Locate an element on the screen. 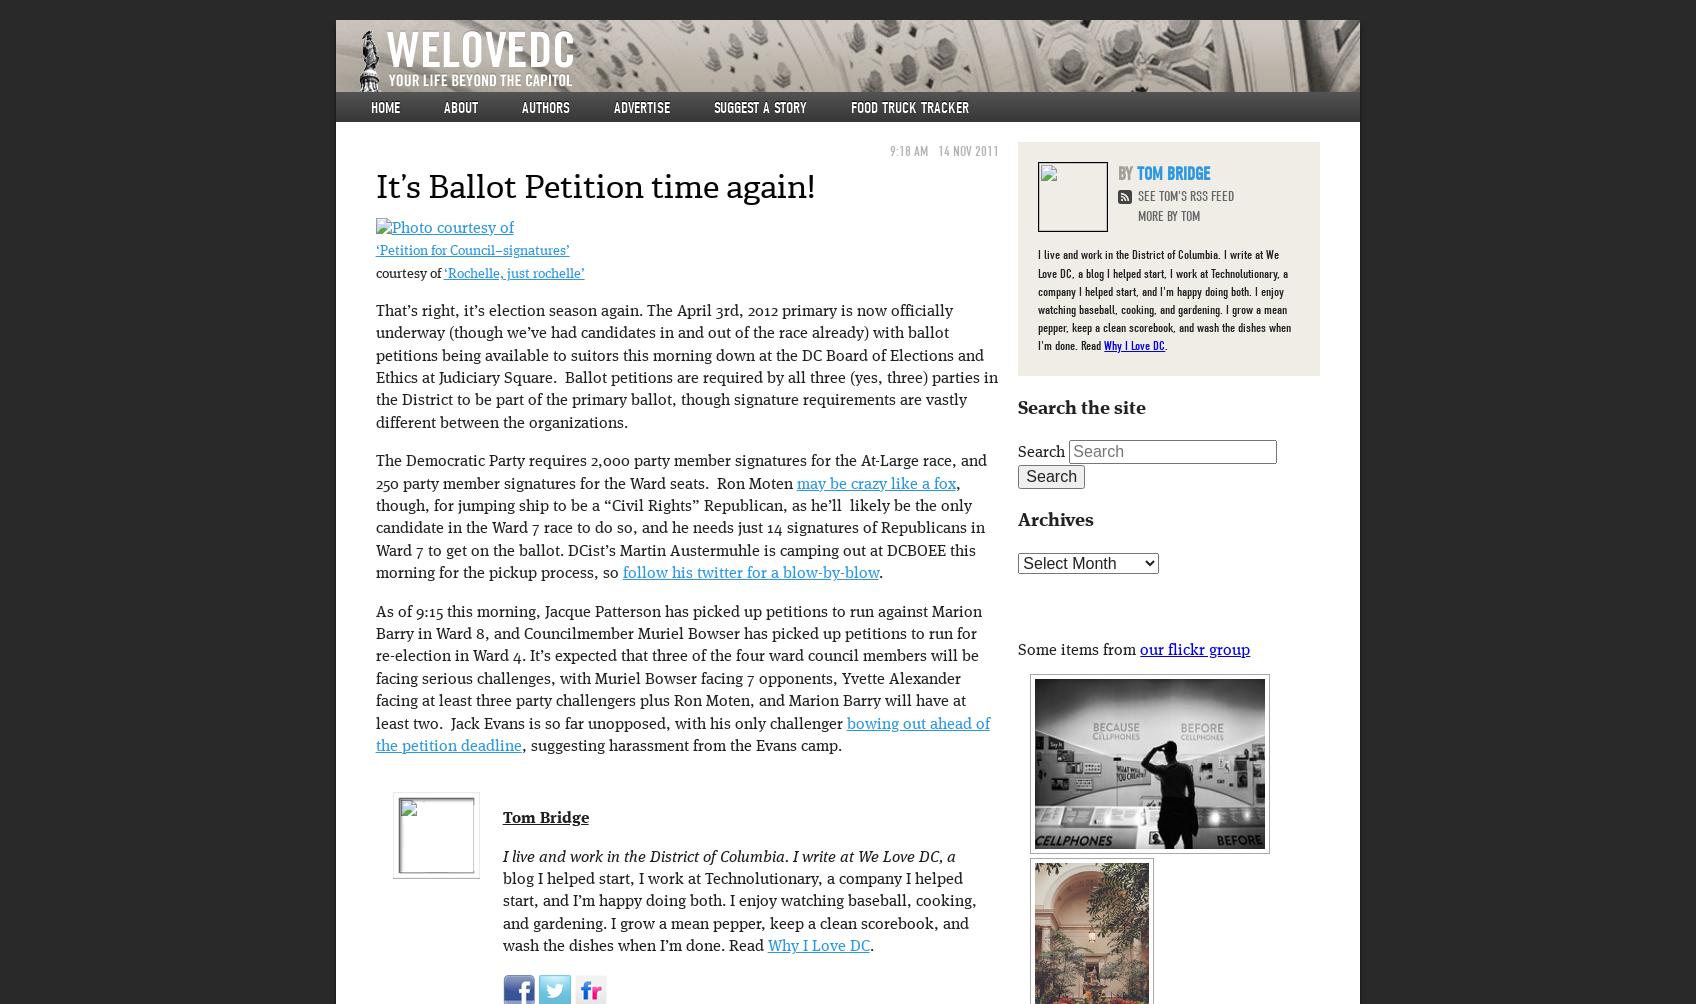 This screenshot has height=1004, width=1696. '‘Petition for Council–signatures’' is located at coordinates (471, 251).